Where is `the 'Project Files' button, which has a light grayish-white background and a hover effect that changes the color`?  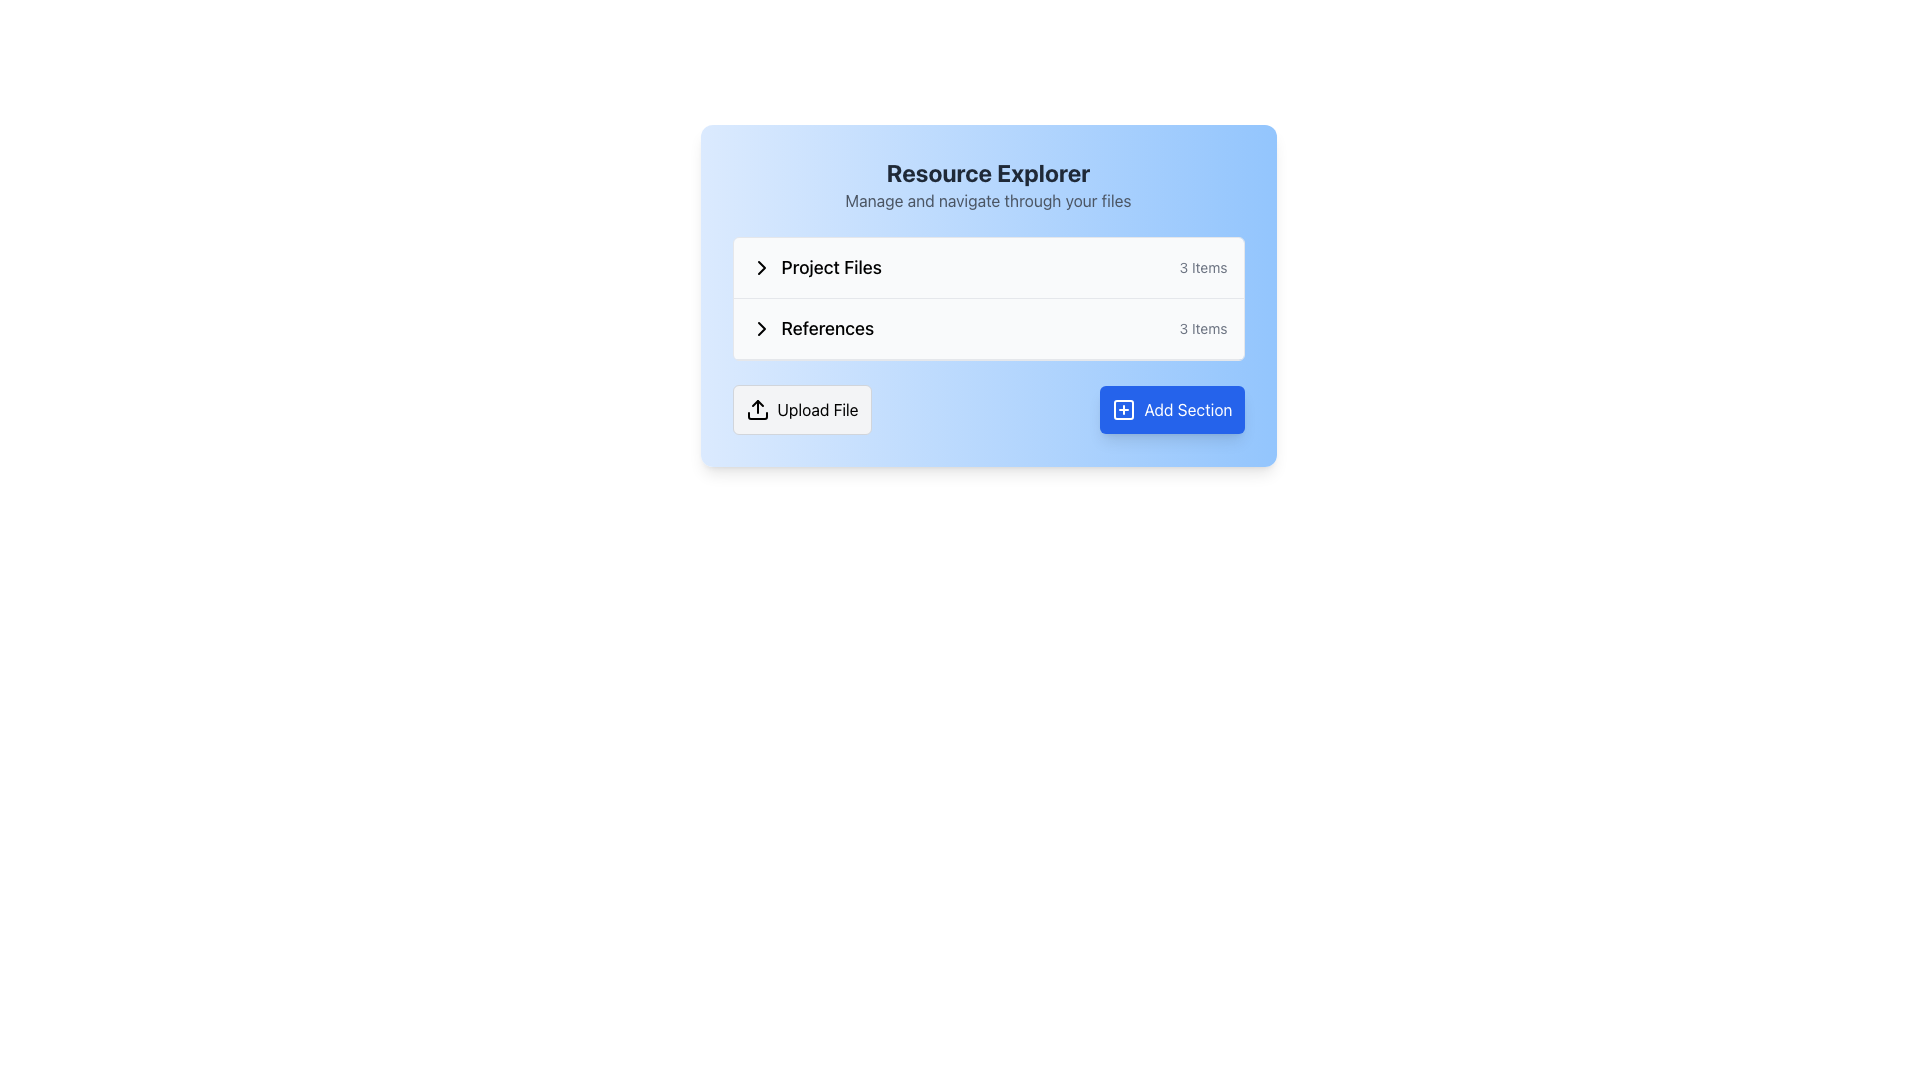 the 'Project Files' button, which has a light grayish-white background and a hover effect that changes the color is located at coordinates (988, 266).